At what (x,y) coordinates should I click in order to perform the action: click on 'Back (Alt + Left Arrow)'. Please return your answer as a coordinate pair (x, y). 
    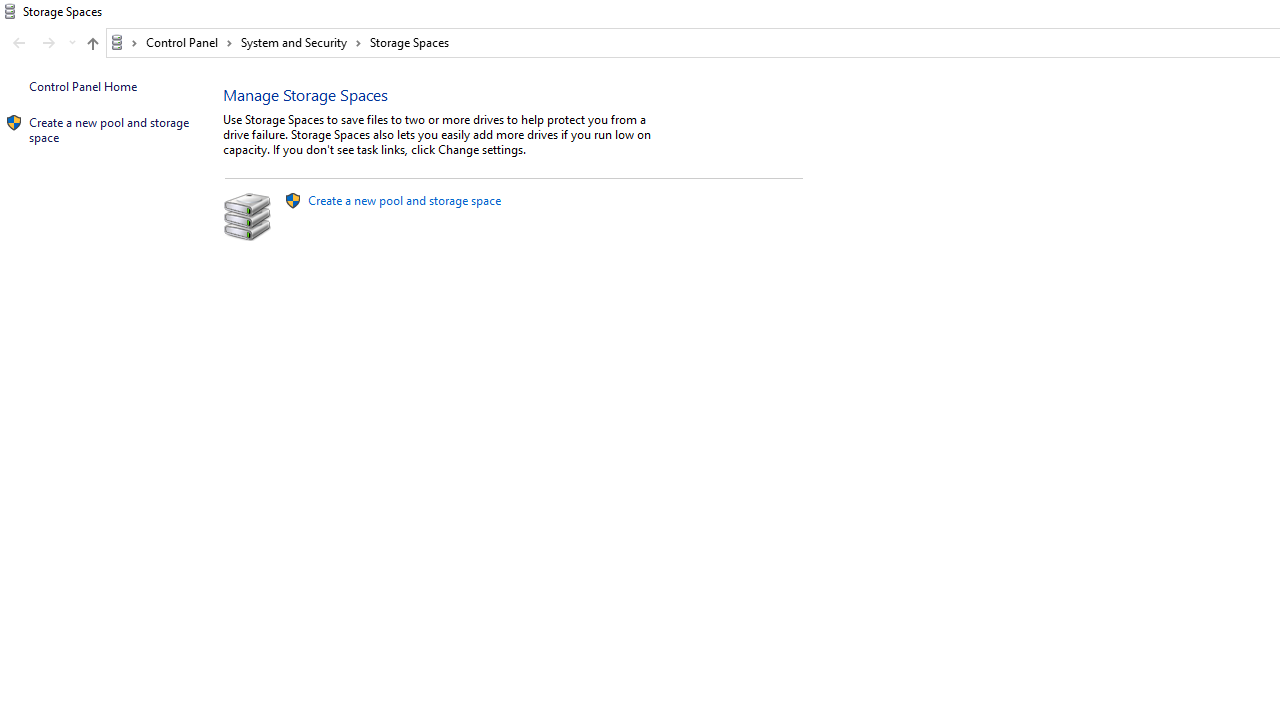
    Looking at the image, I should click on (19, 43).